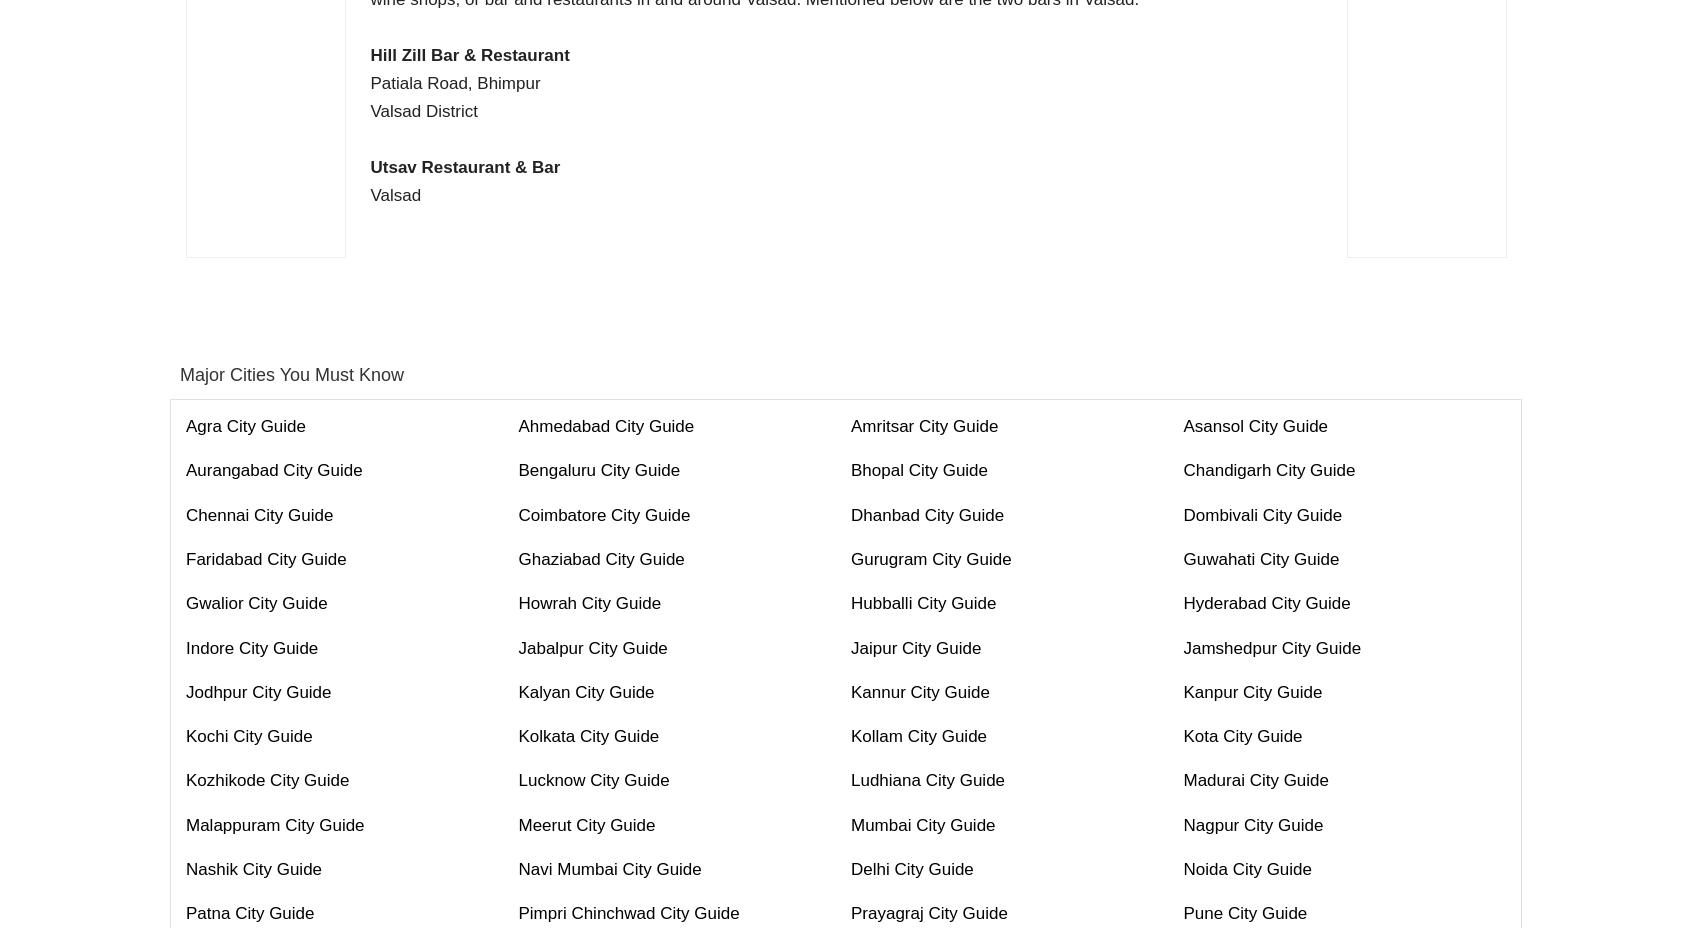 The image size is (1692, 928). Describe the element at coordinates (184, 779) in the screenshot. I see `'Kozhikode City Guide'` at that location.